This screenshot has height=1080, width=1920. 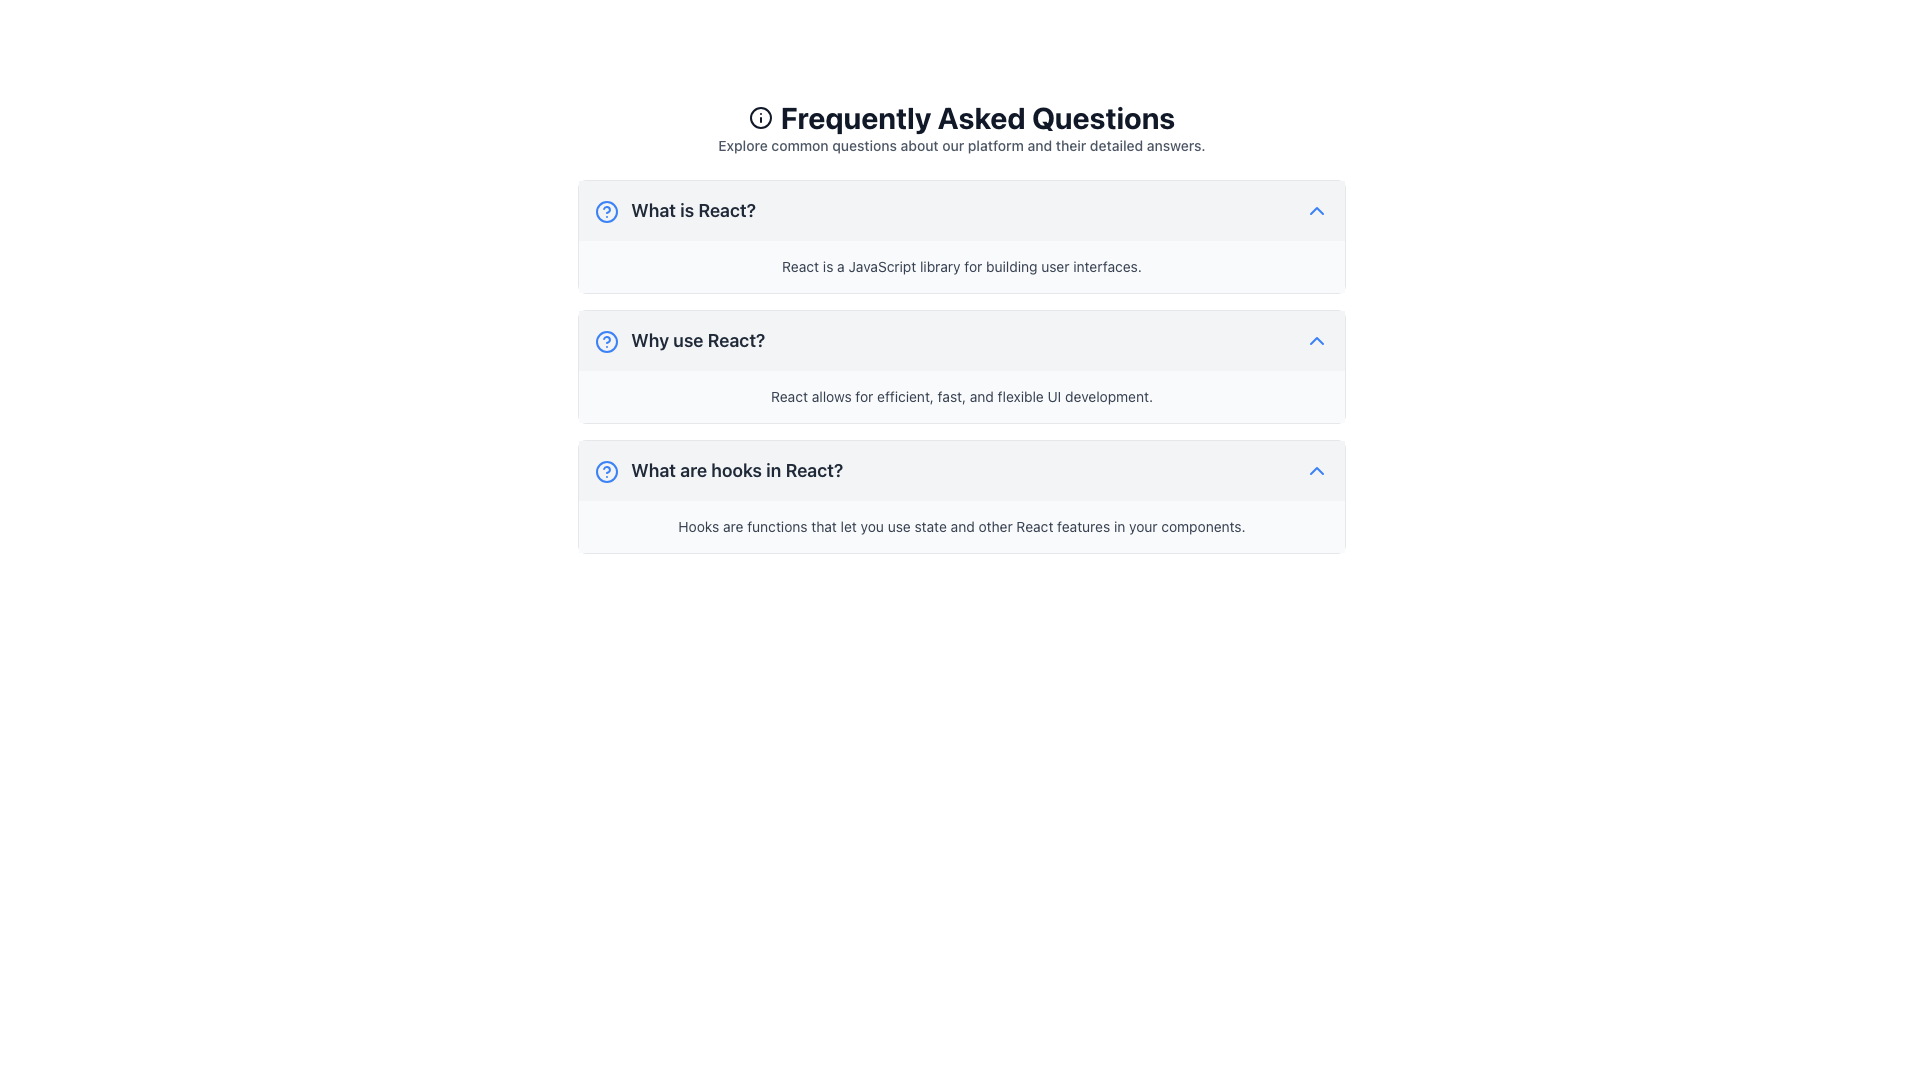 I want to click on the text block that contains the content 'React allows for efficient, fast, and flexible UI development.' with a light gray background, located below the header 'Why use React?', so click(x=961, y=397).